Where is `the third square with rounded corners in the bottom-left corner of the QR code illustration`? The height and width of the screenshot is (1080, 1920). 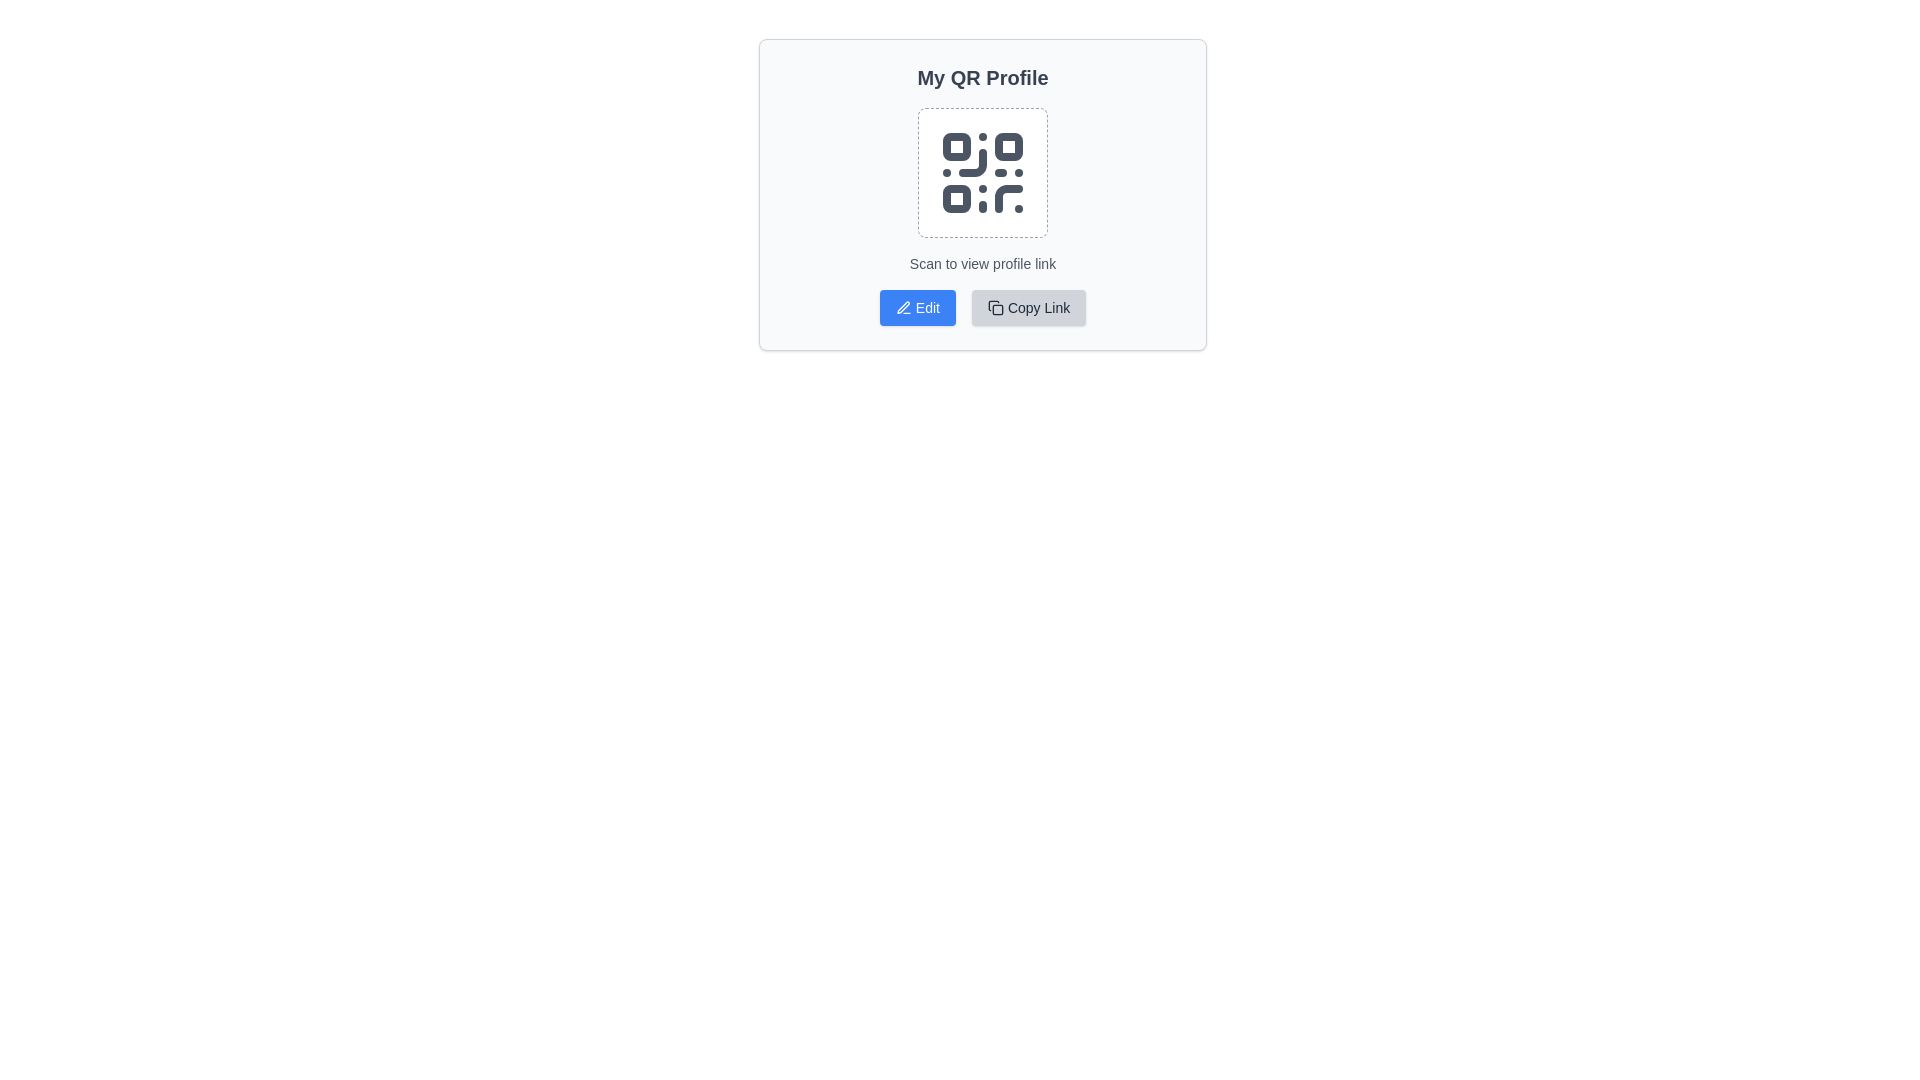 the third square with rounded corners in the bottom-left corner of the QR code illustration is located at coordinates (955, 199).